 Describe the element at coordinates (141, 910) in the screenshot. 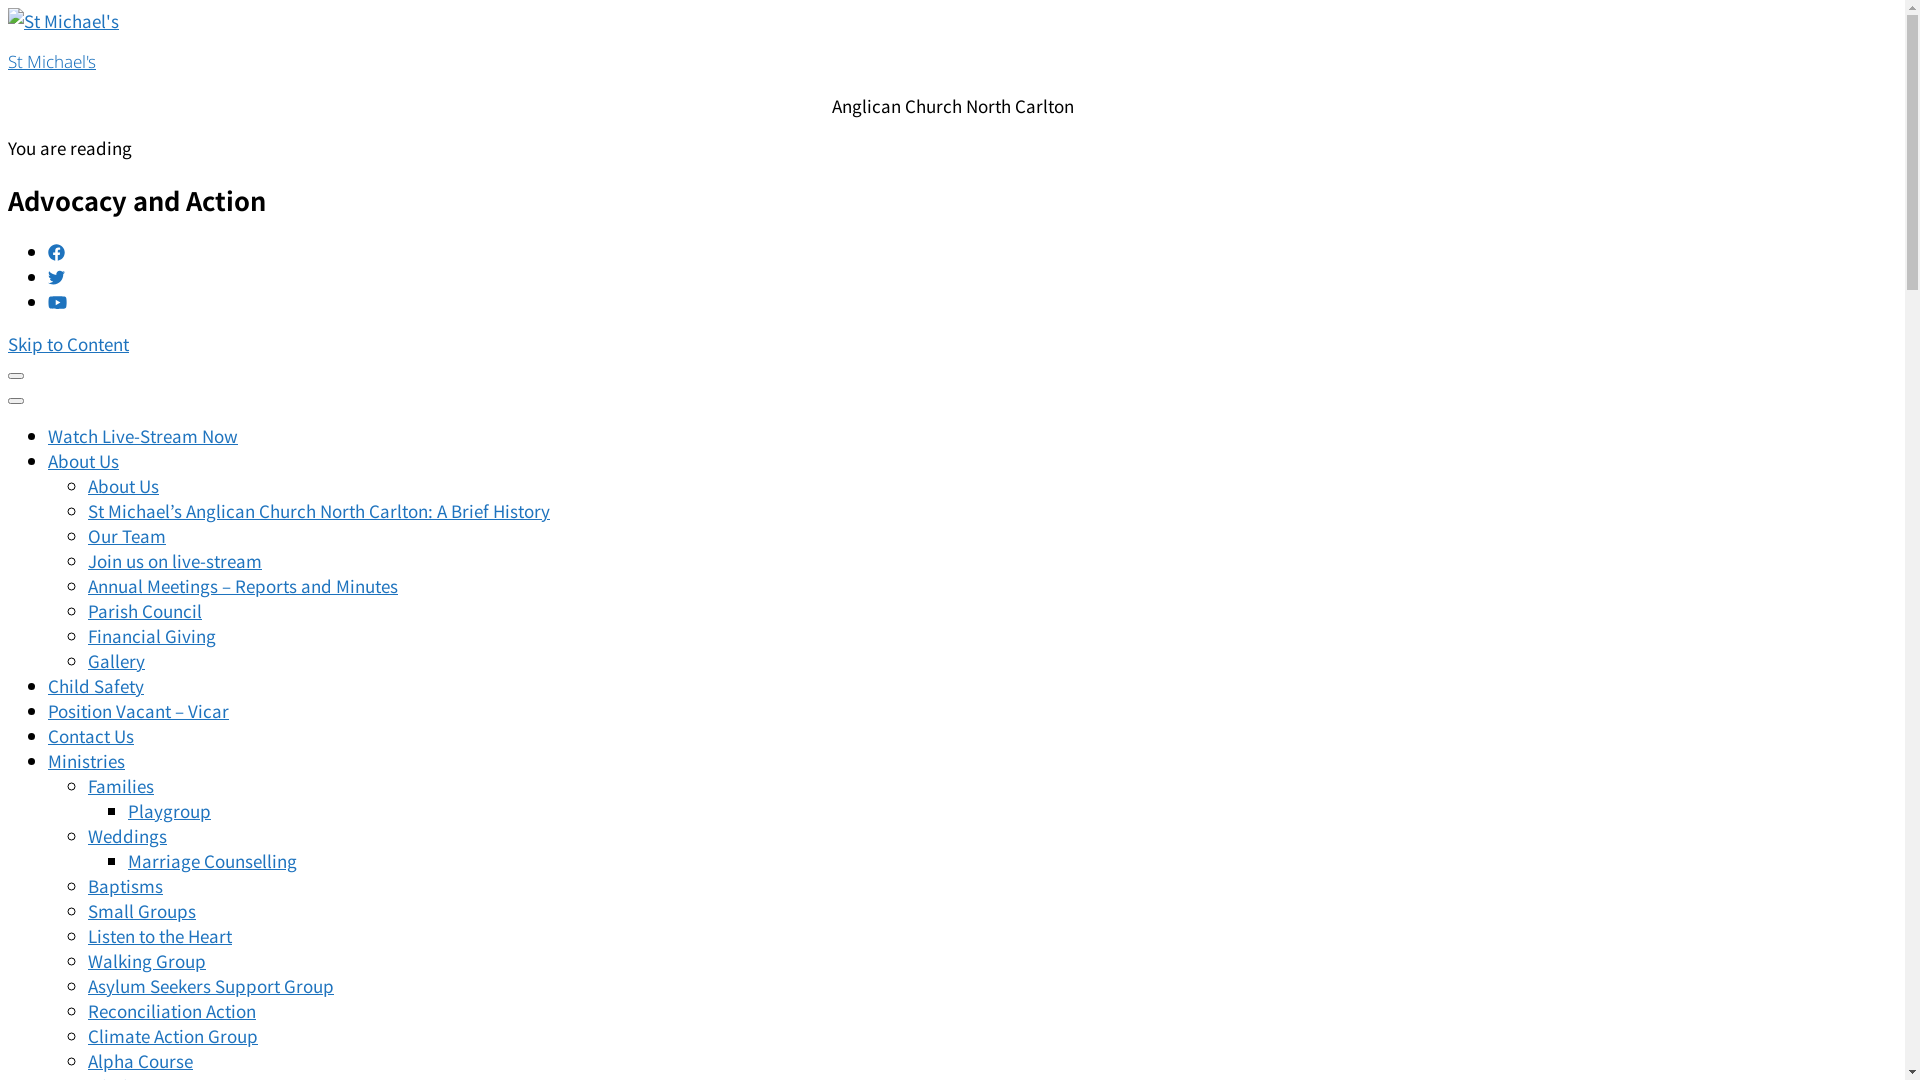

I see `'Small Groups'` at that location.